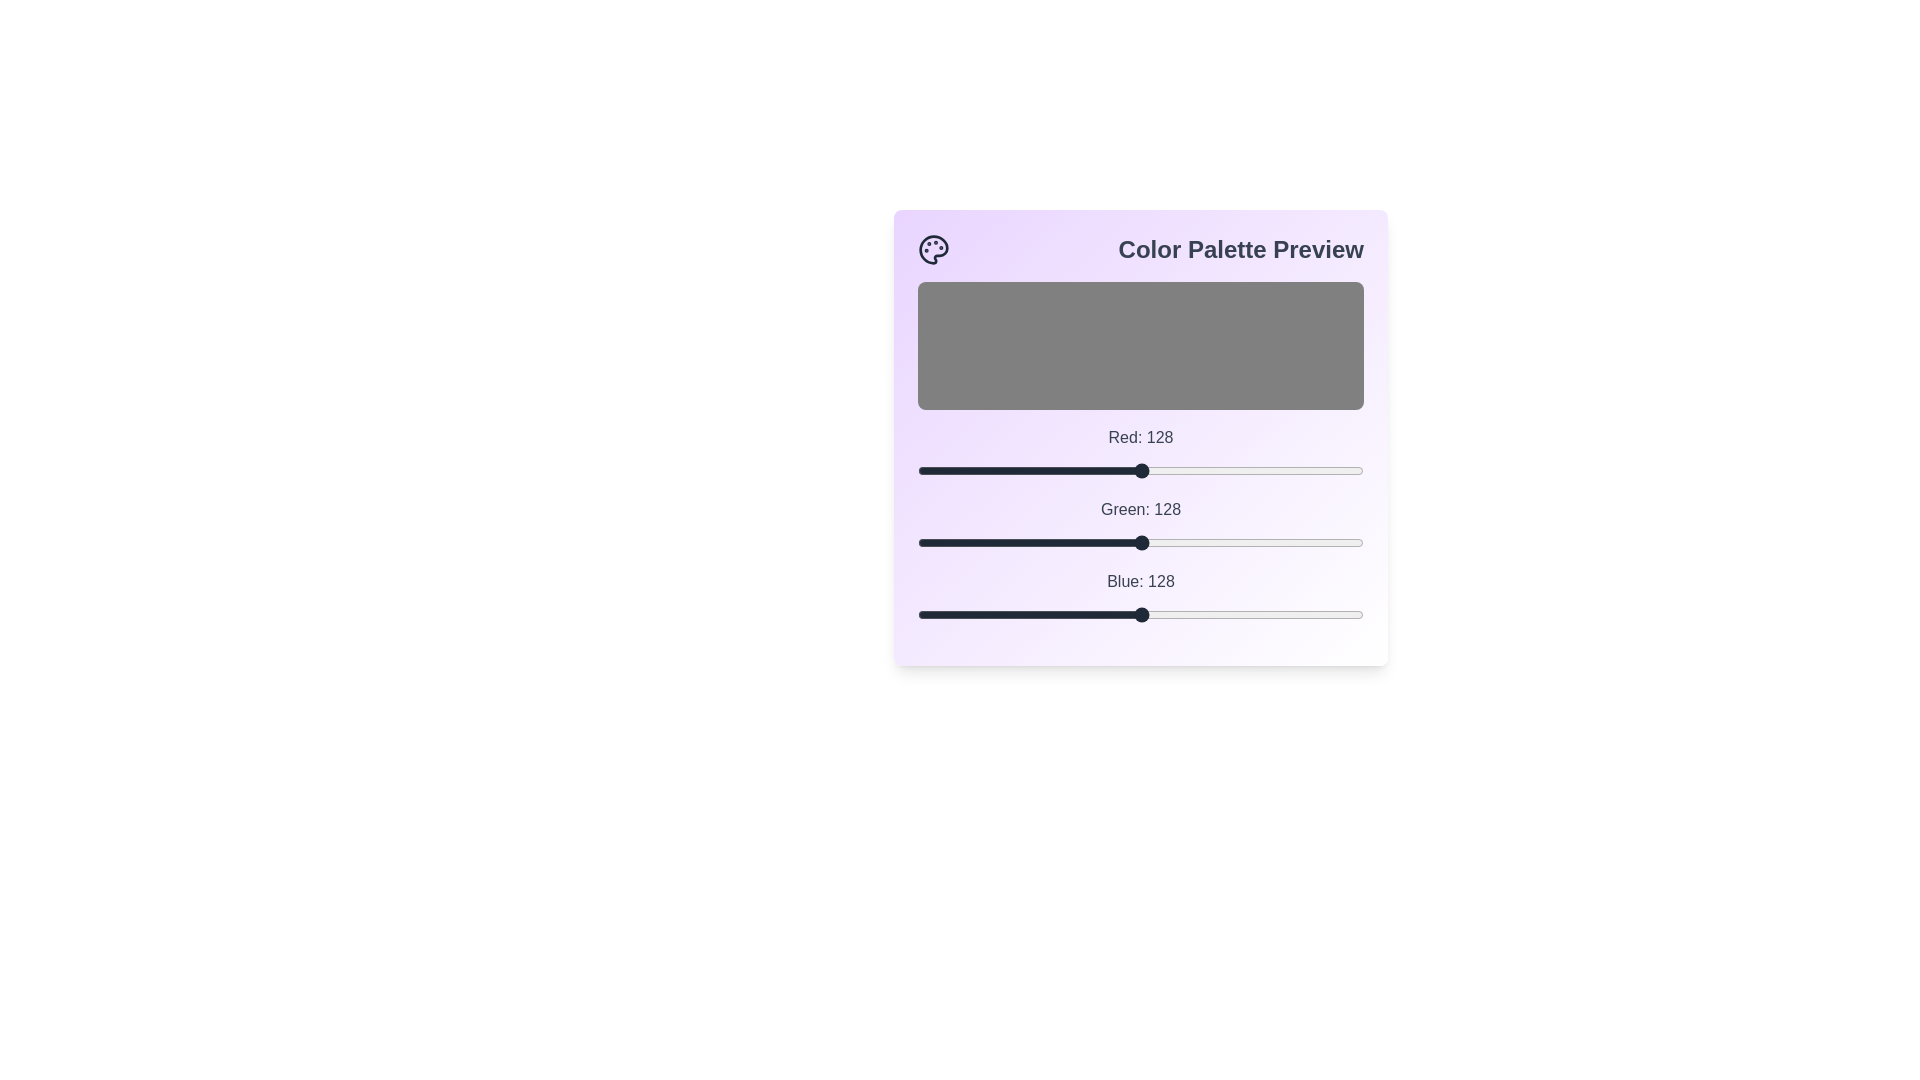 The image size is (1920, 1080). I want to click on the red color intensity, so click(961, 470).